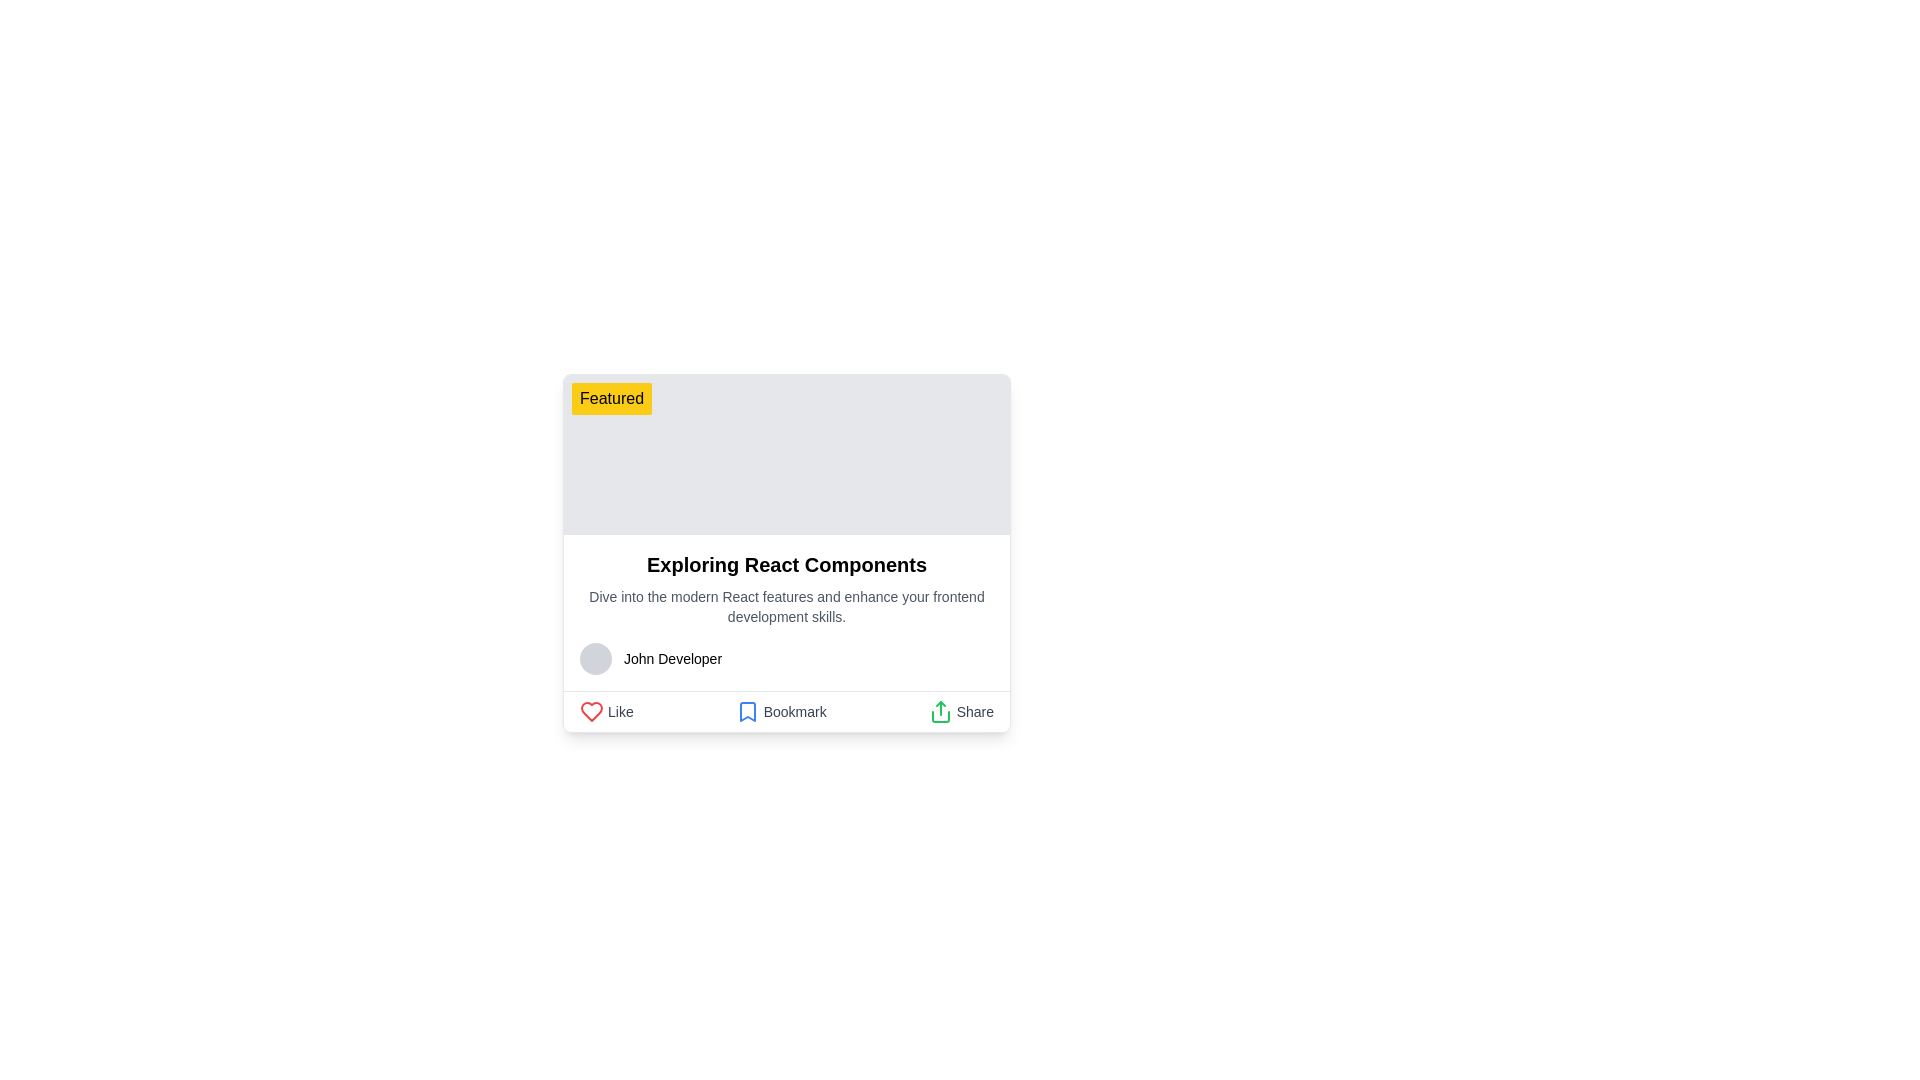 The image size is (1920, 1080). Describe the element at coordinates (746, 711) in the screenshot. I see `the bookmark styled icon with a thin blue border, located next to the 'Bookmark' label` at that location.